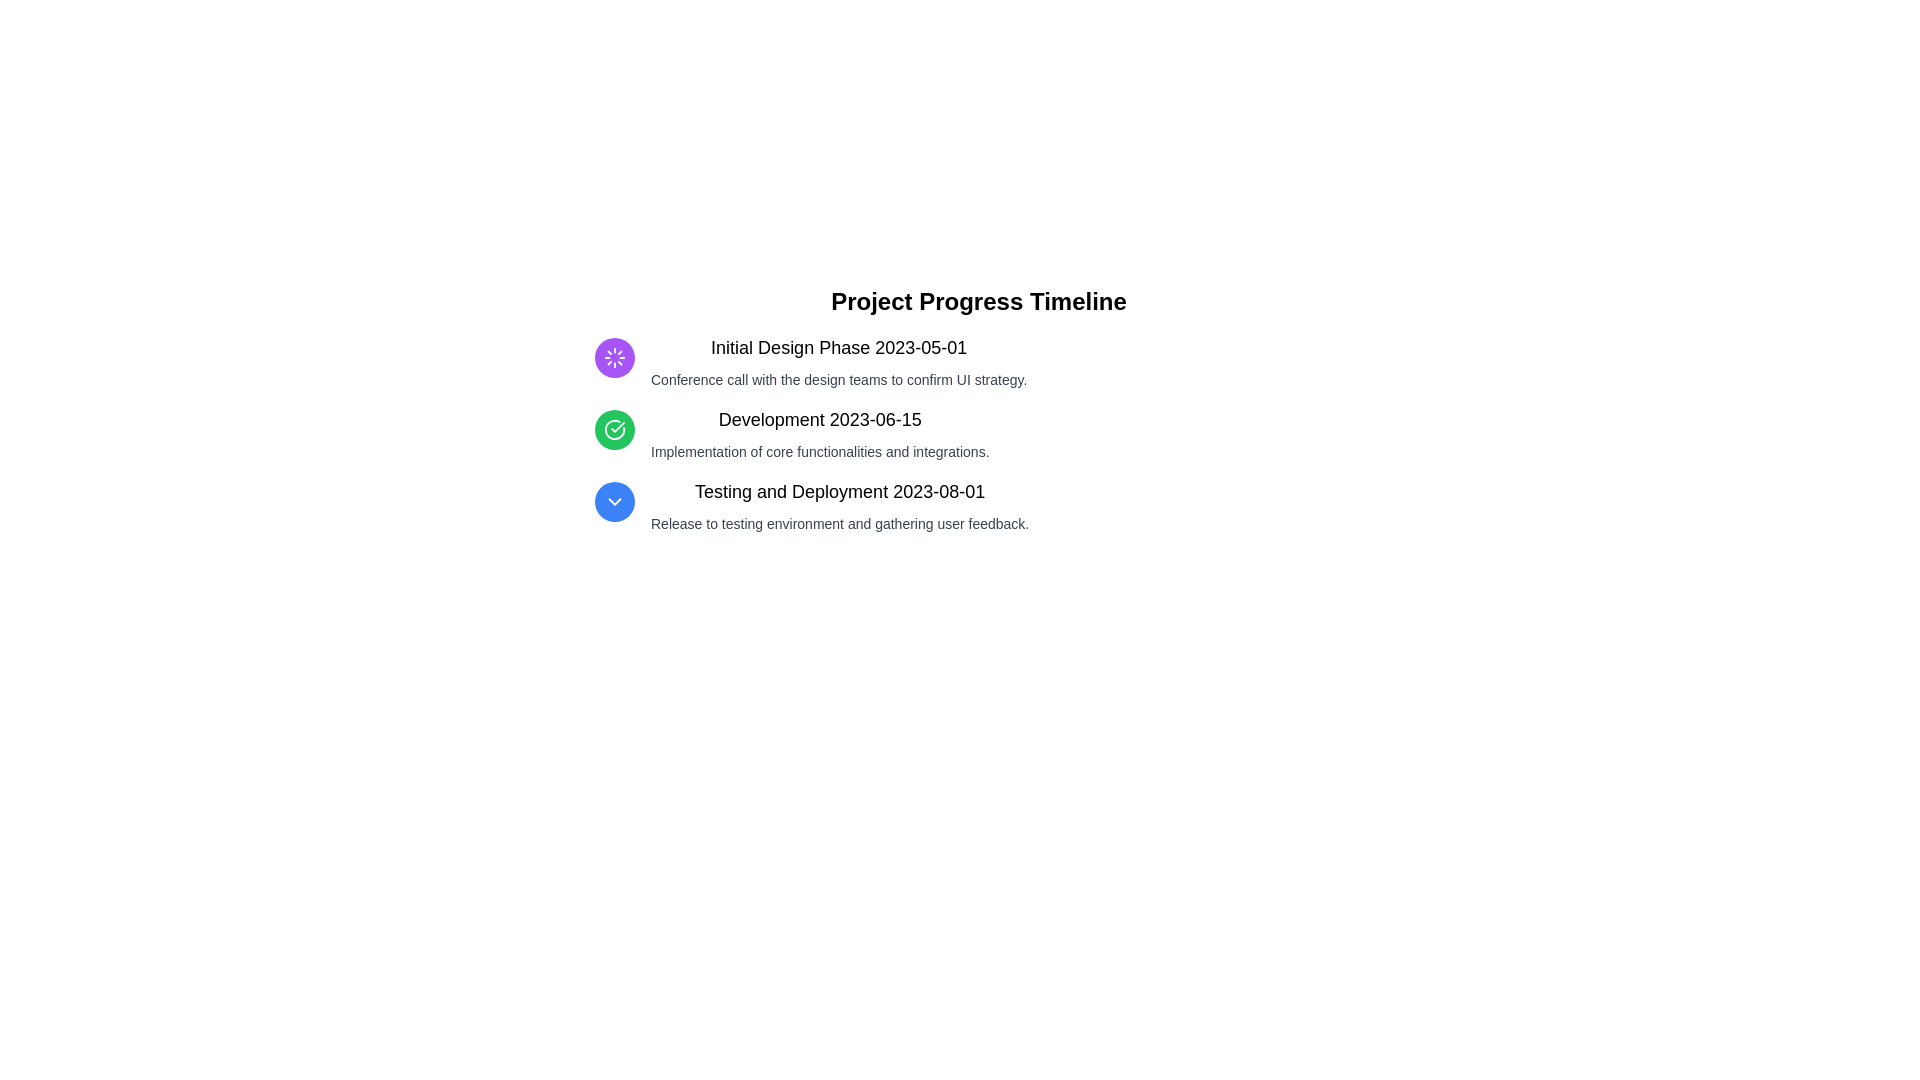 The width and height of the screenshot is (1920, 1080). I want to click on the Text Block displaying 'Testing and Deployment 2023-08-01' and 'Release to testing environment and gathering user feedback.' located towards the center-right of the interface, so click(840, 504).